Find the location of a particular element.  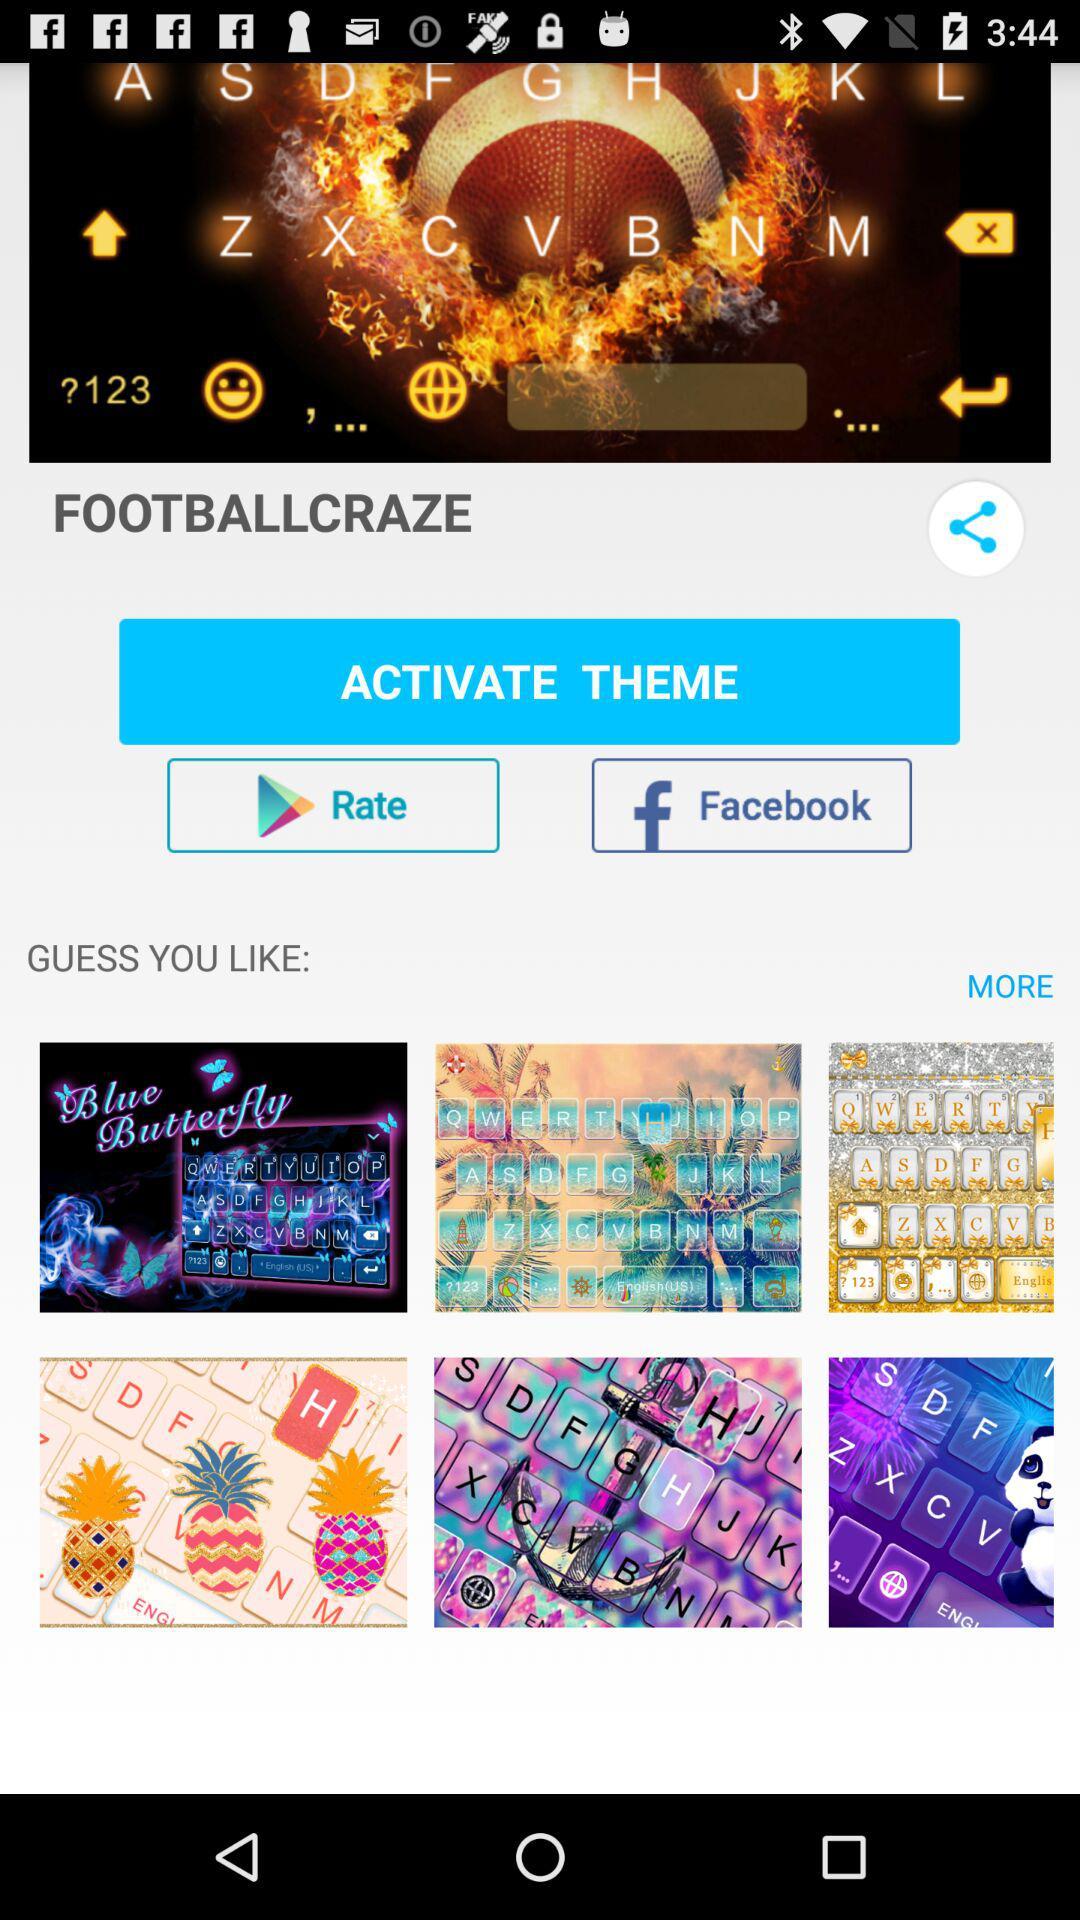

select blue butterfly theme is located at coordinates (223, 1177).